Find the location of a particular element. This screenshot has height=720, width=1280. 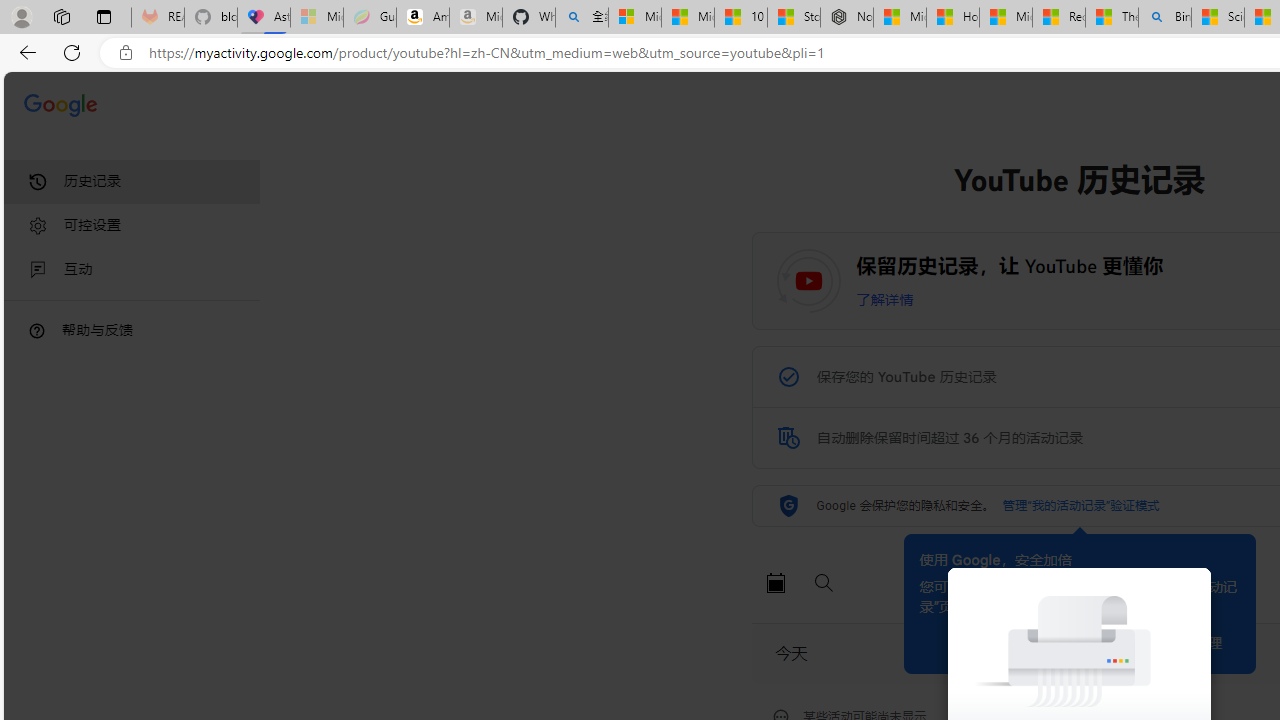

'Science - MSN' is located at coordinates (1216, 17).